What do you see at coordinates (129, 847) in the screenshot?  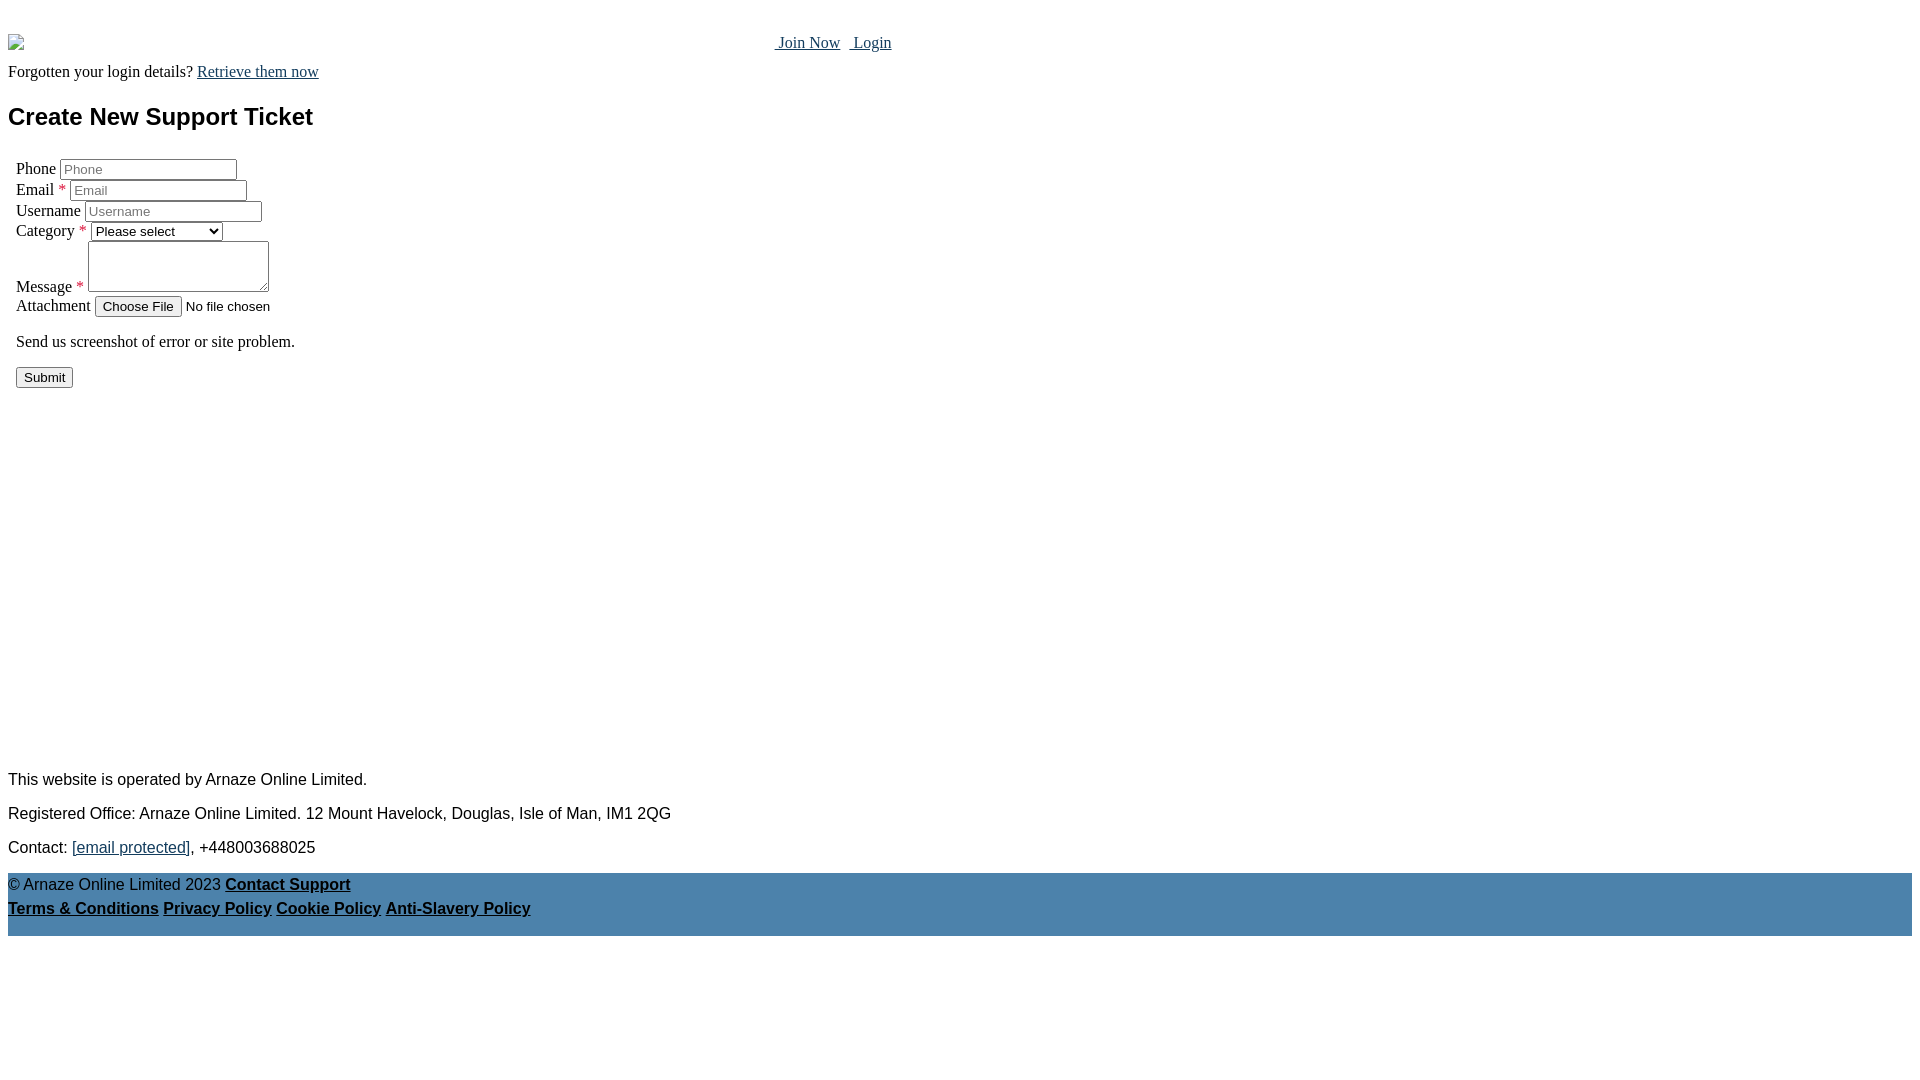 I see `'[email protected]'` at bounding box center [129, 847].